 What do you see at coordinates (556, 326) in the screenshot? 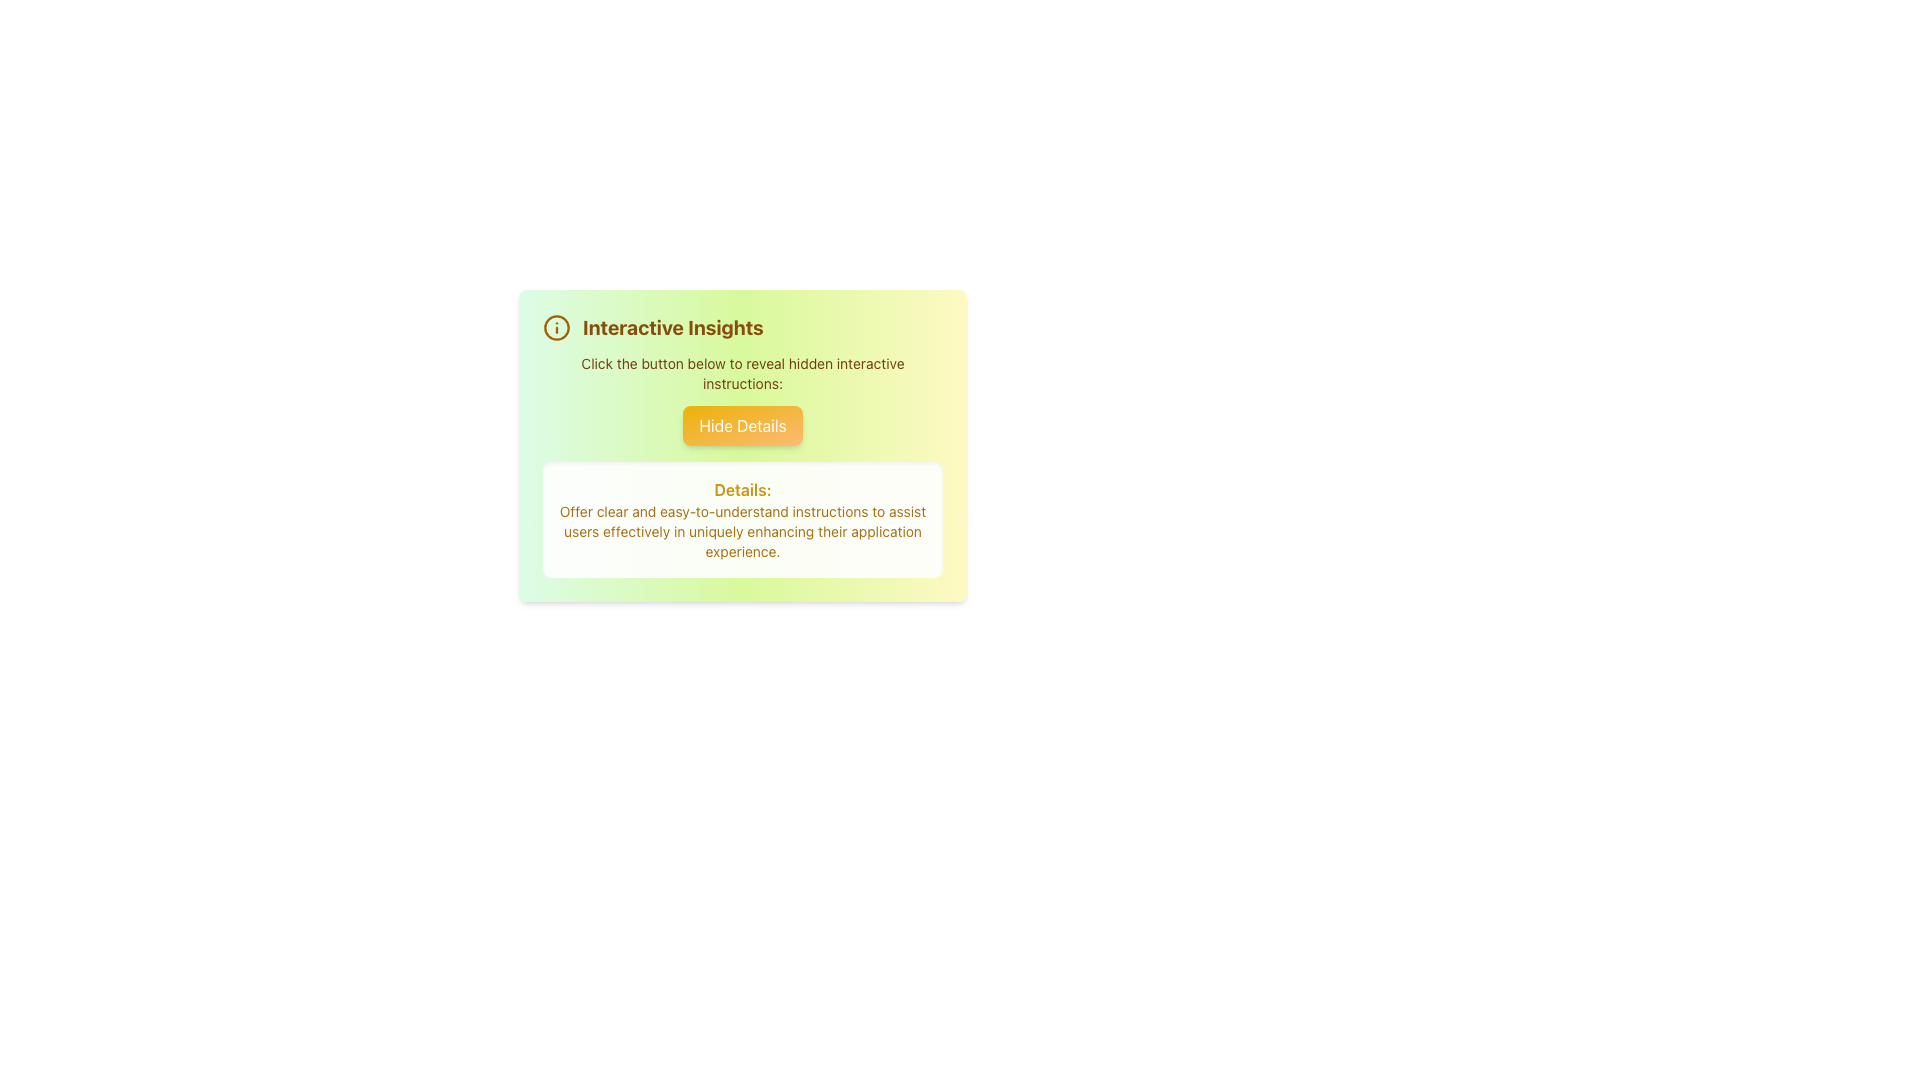
I see `the circular informational icon with a central 'i' symbol, styled in yellow and brown hues, located to the left of the 'Interactive Insights' text` at bounding box center [556, 326].